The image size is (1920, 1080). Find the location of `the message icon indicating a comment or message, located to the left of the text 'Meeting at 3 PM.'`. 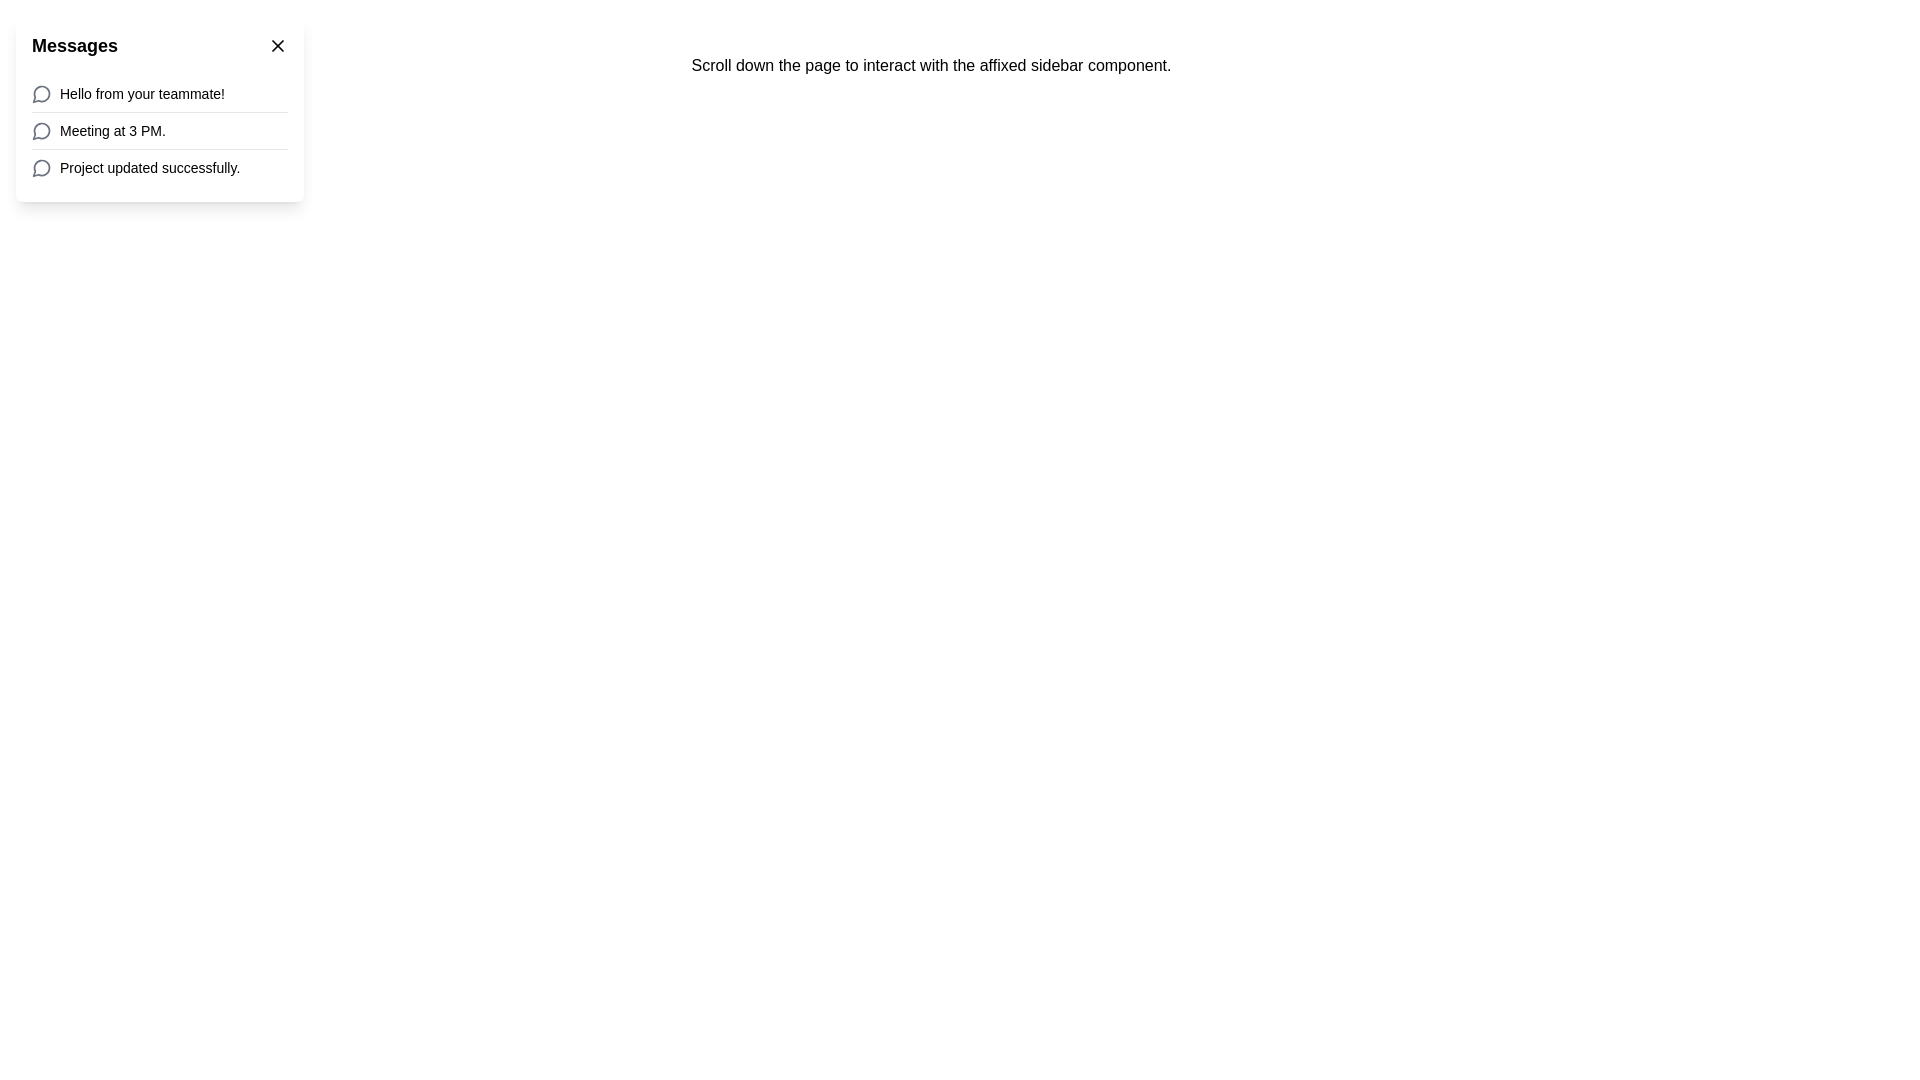

the message icon indicating a comment or message, located to the left of the text 'Meeting at 3 PM.' is located at coordinates (42, 131).